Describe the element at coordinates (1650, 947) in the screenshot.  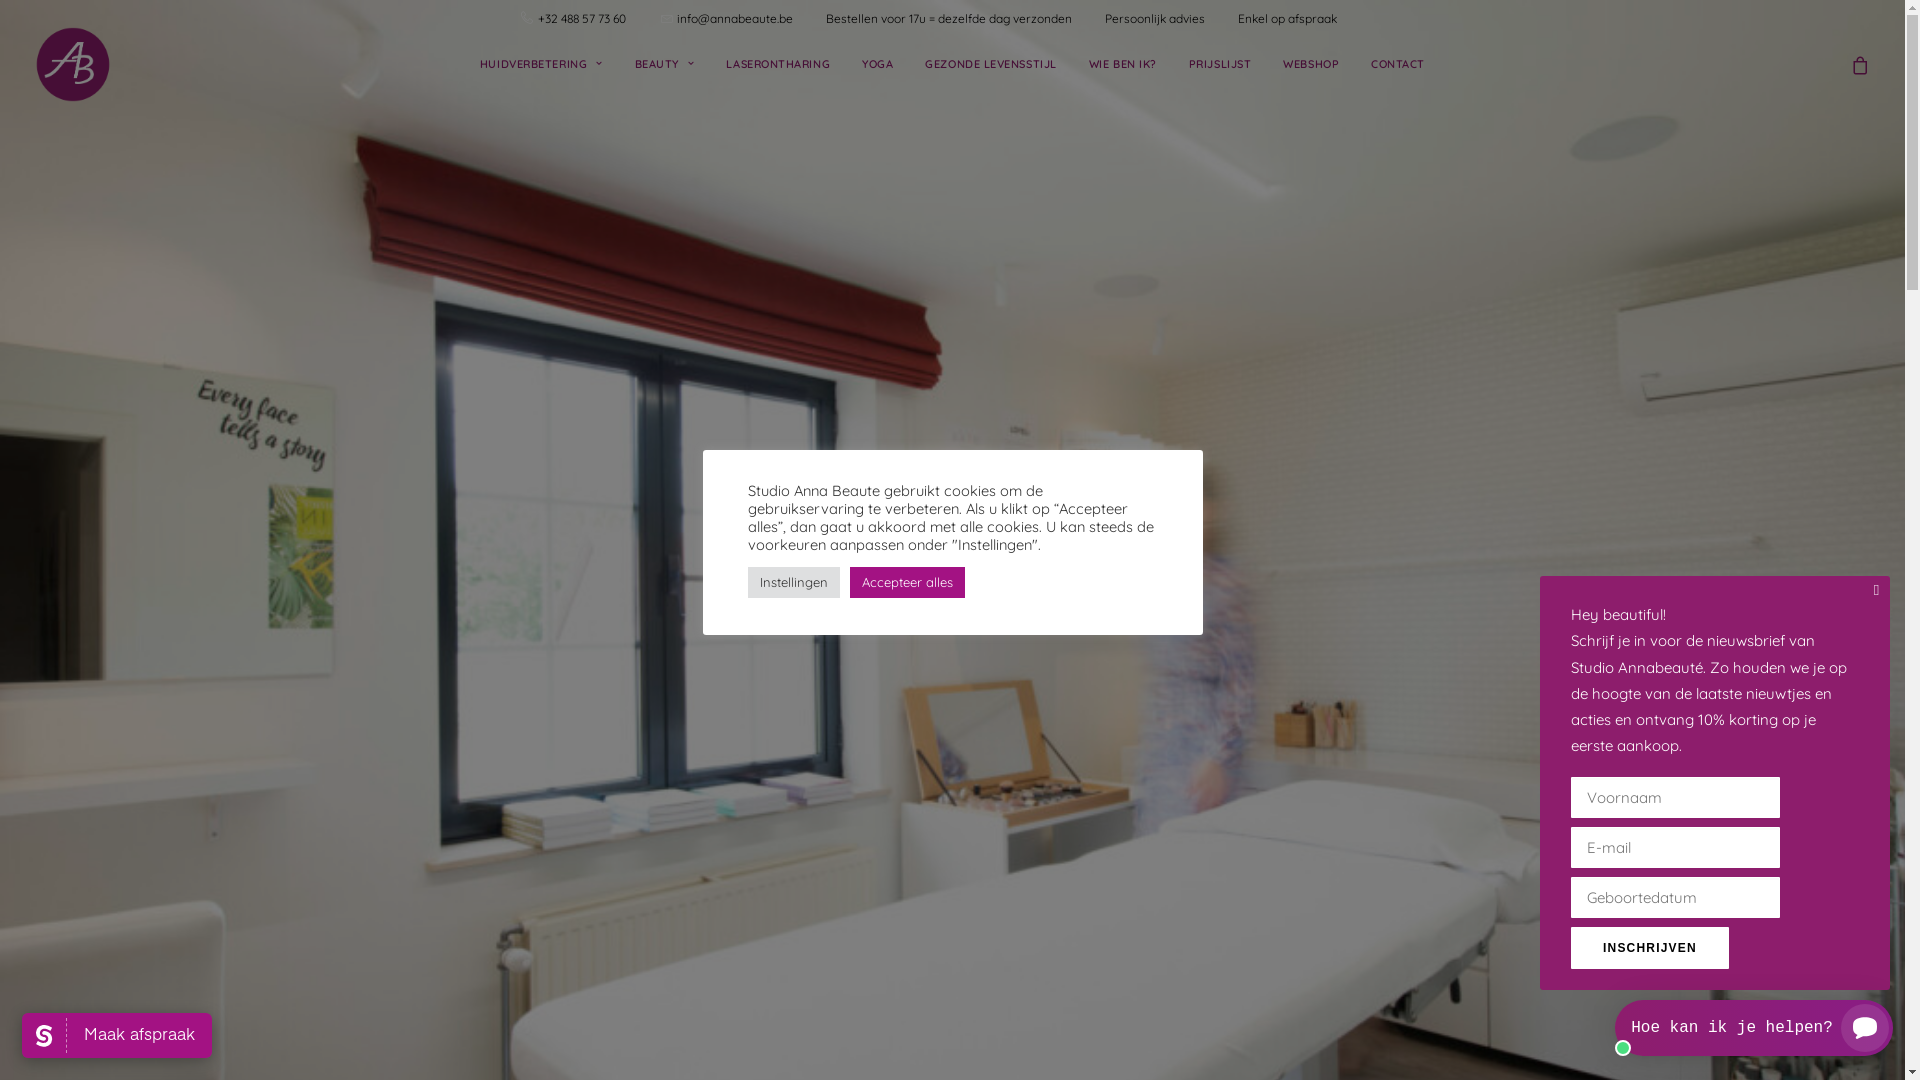
I see `'Inschrijven'` at that location.